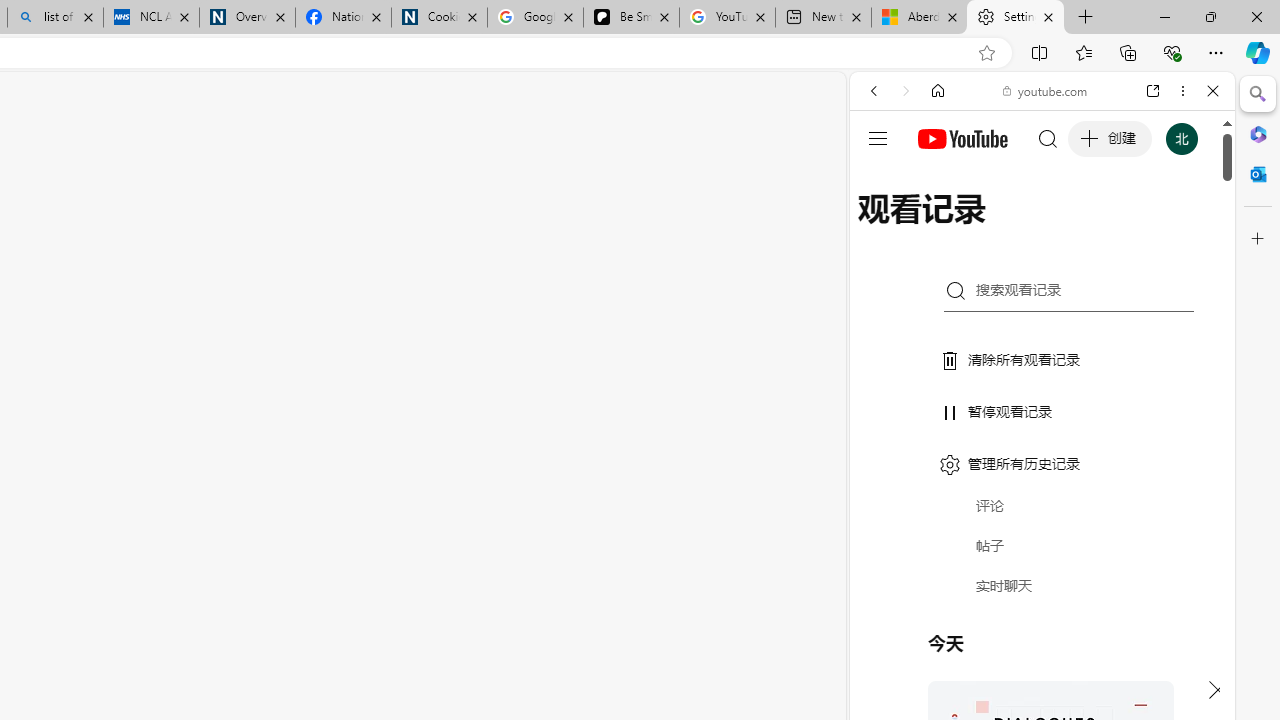 The image size is (1280, 720). I want to click on 'Close Customize pane', so click(1257, 238).